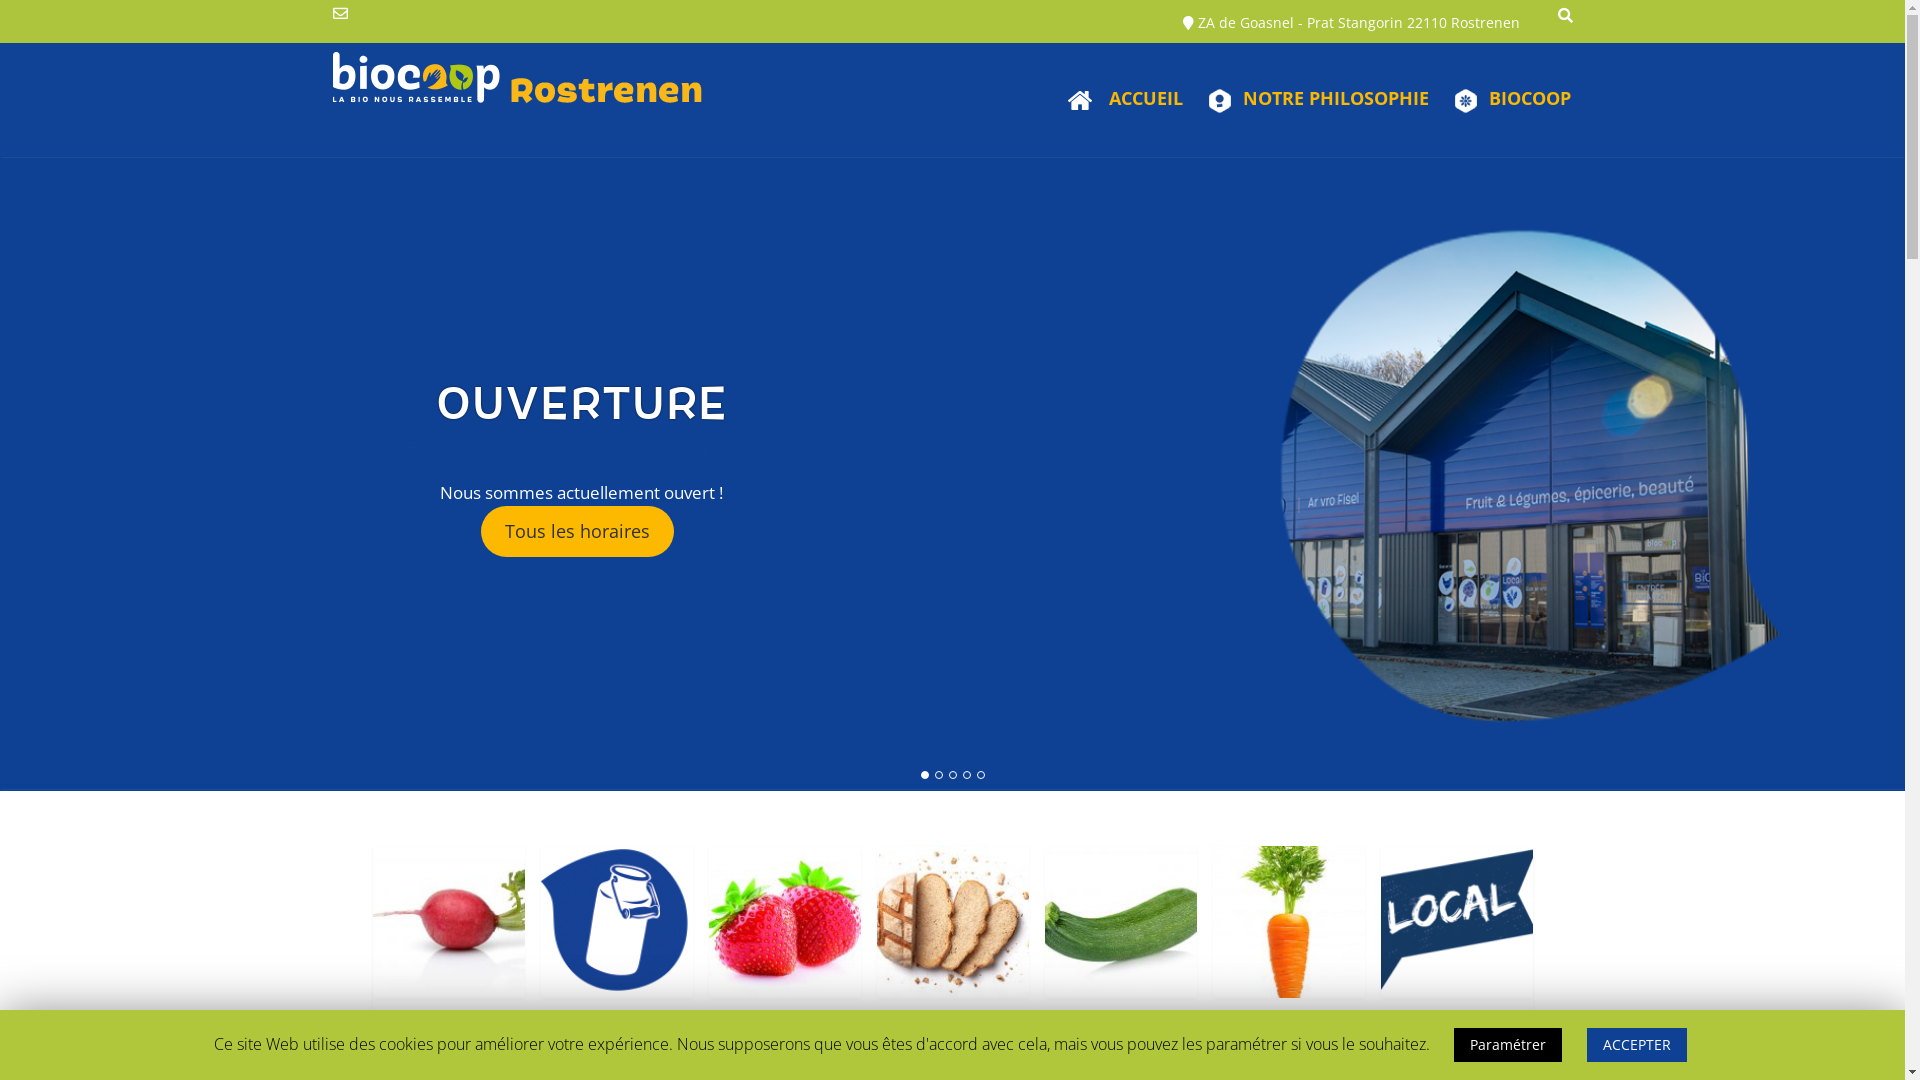 The height and width of the screenshot is (1080, 1920). I want to click on 'Tous les horaires', so click(576, 530).